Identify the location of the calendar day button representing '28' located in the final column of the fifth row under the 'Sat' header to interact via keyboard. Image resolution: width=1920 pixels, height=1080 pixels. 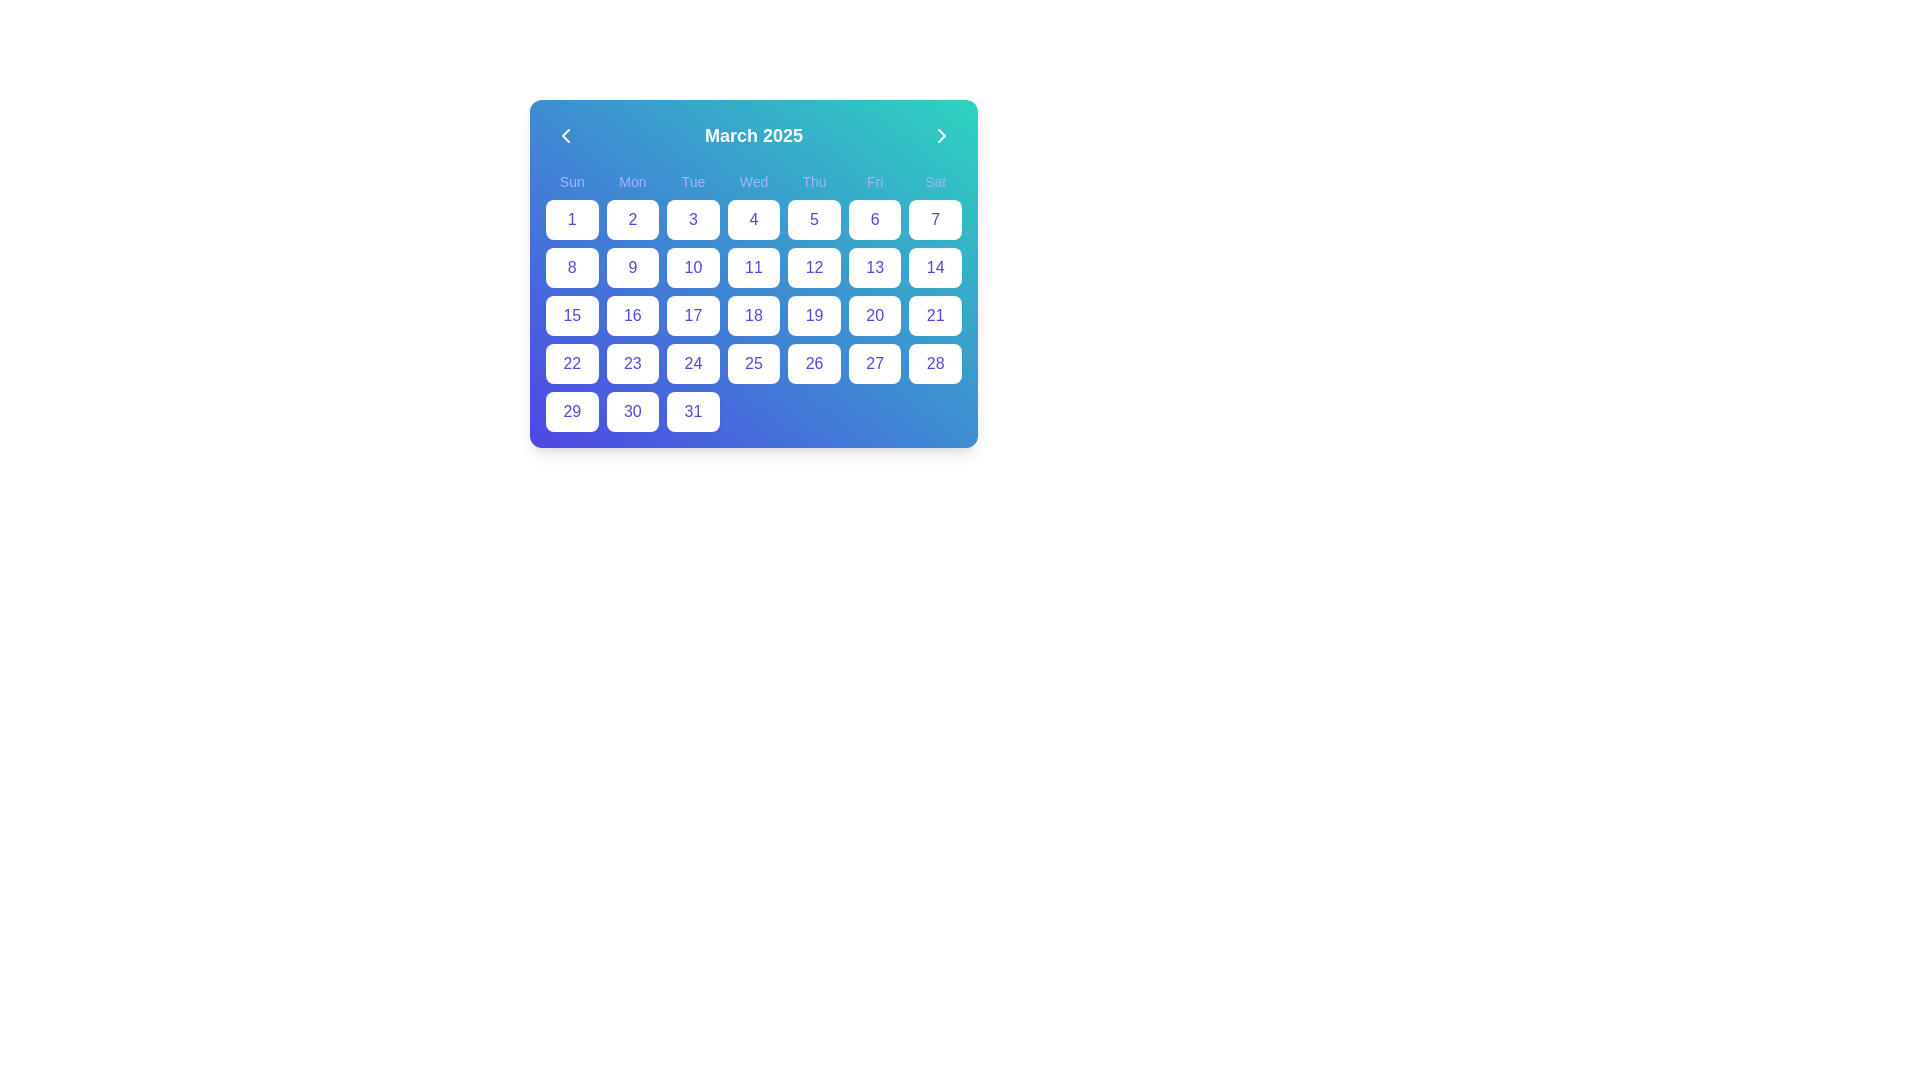
(934, 363).